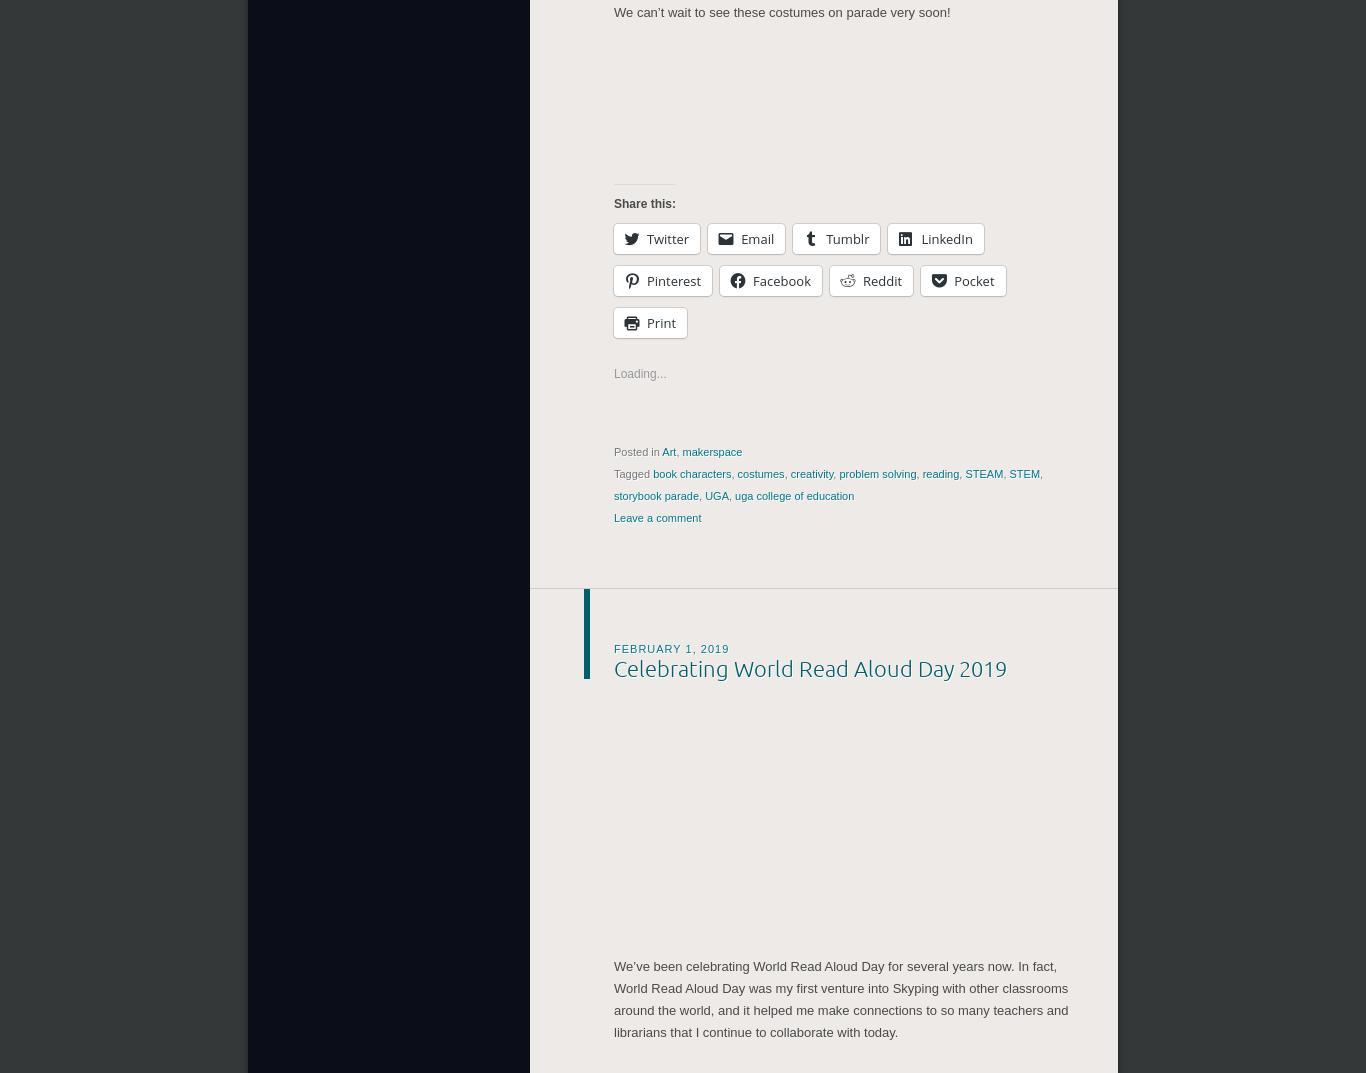 This screenshot has height=1073, width=1366. What do you see at coordinates (825, 234) in the screenshot?
I see `'Tumblr'` at bounding box center [825, 234].